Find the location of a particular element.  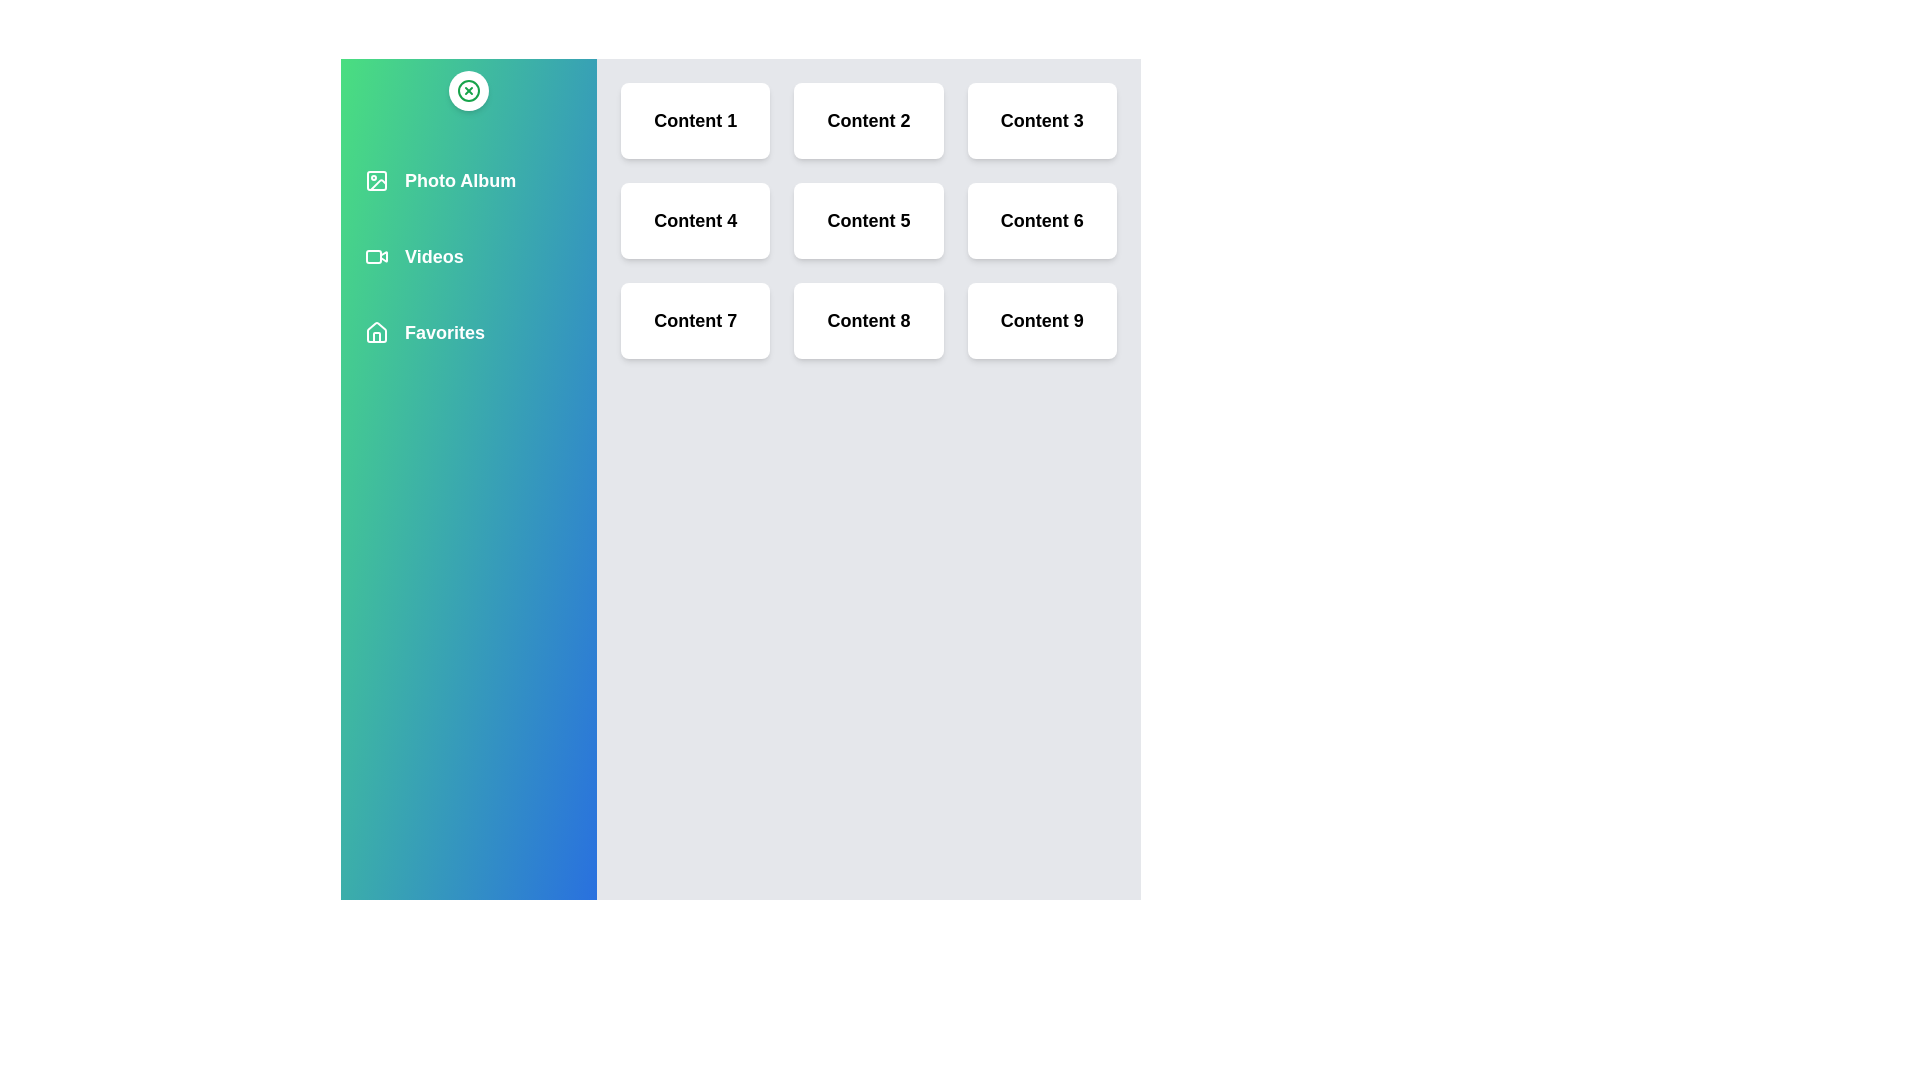

the multimedia item Videos from the list is located at coordinates (474, 256).